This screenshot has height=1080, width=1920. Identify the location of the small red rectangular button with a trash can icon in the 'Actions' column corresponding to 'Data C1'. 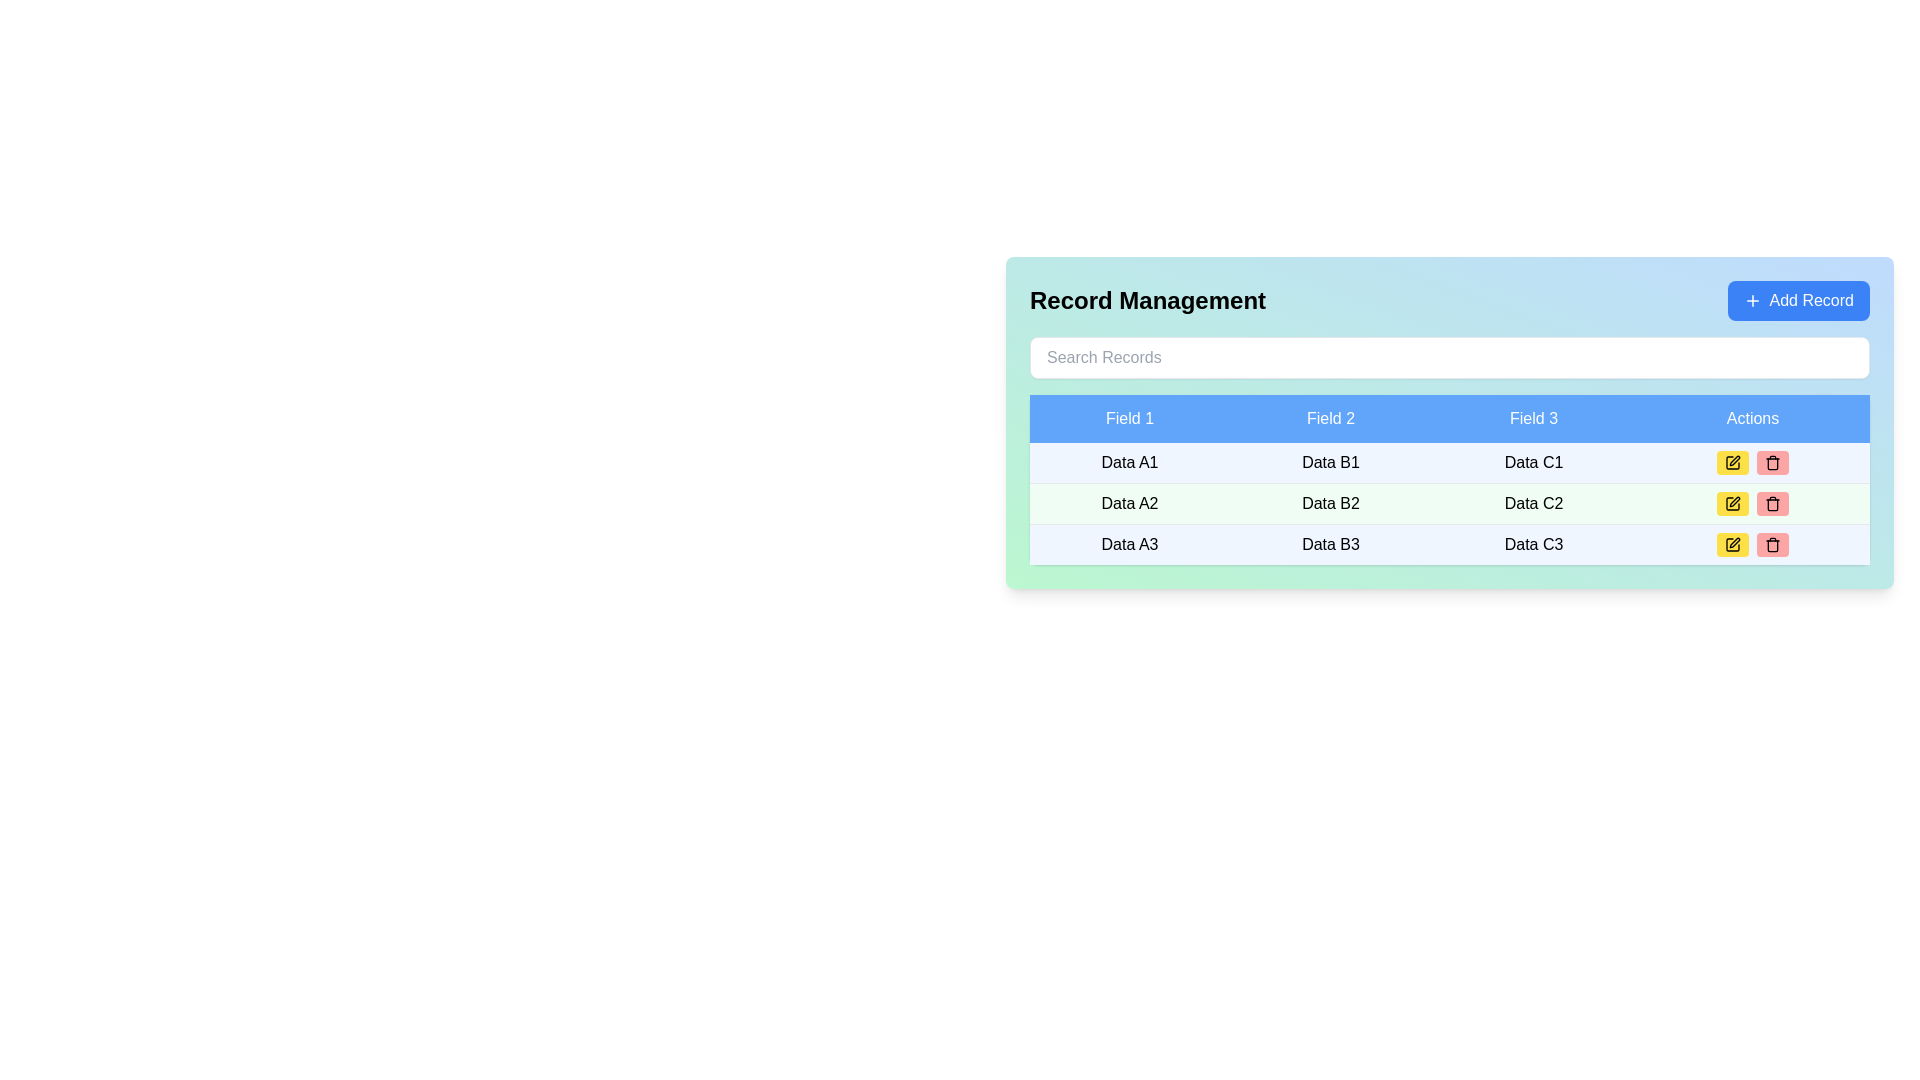
(1772, 462).